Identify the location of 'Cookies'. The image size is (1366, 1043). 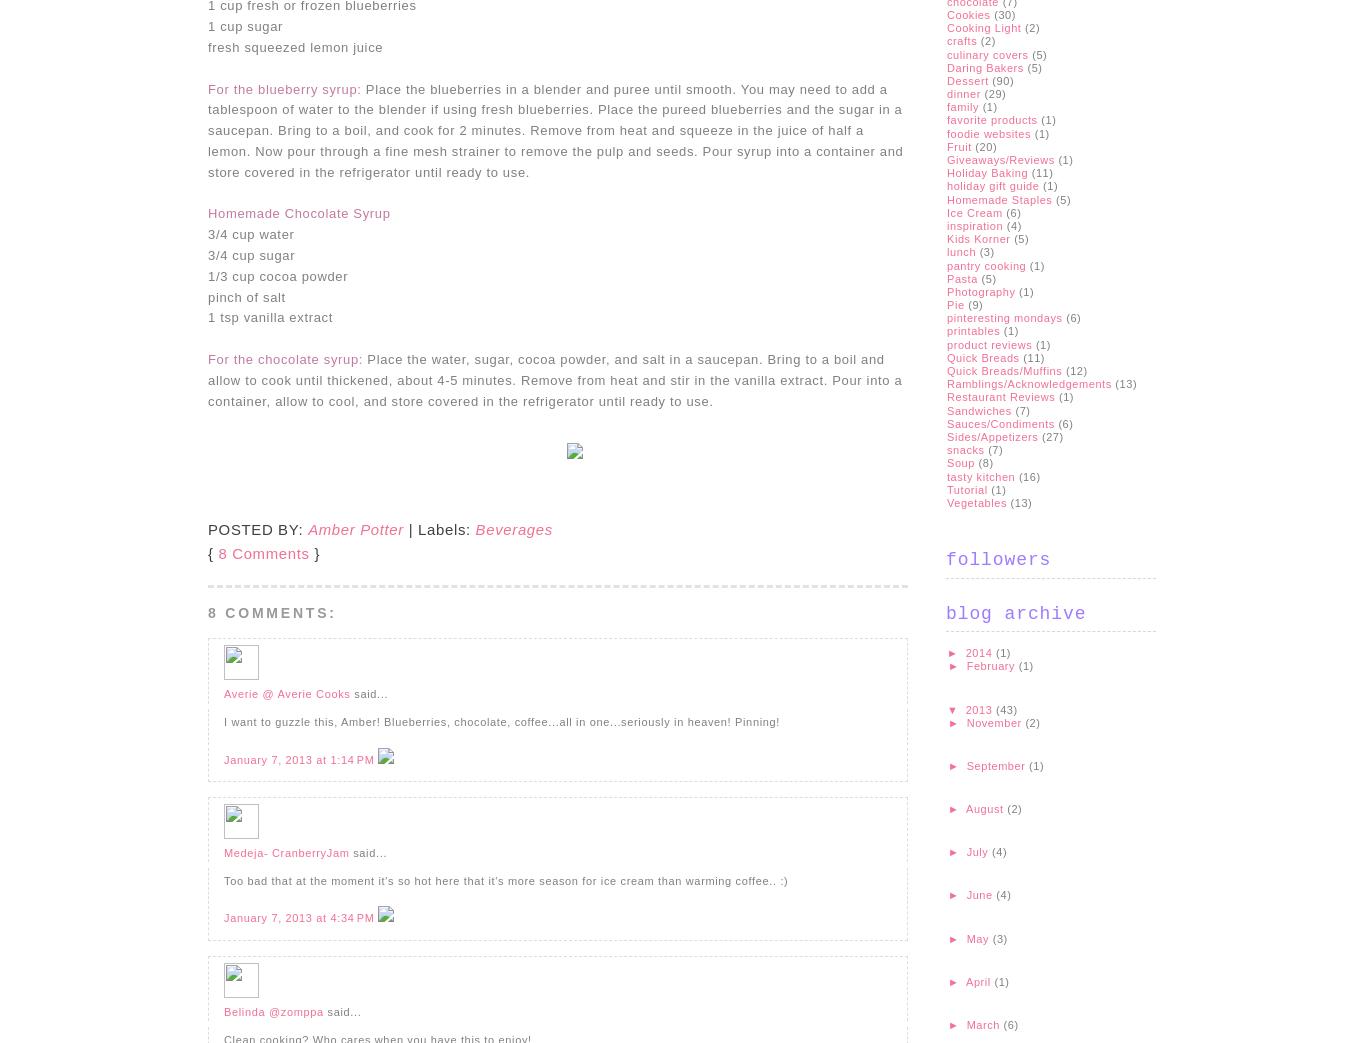
(947, 12).